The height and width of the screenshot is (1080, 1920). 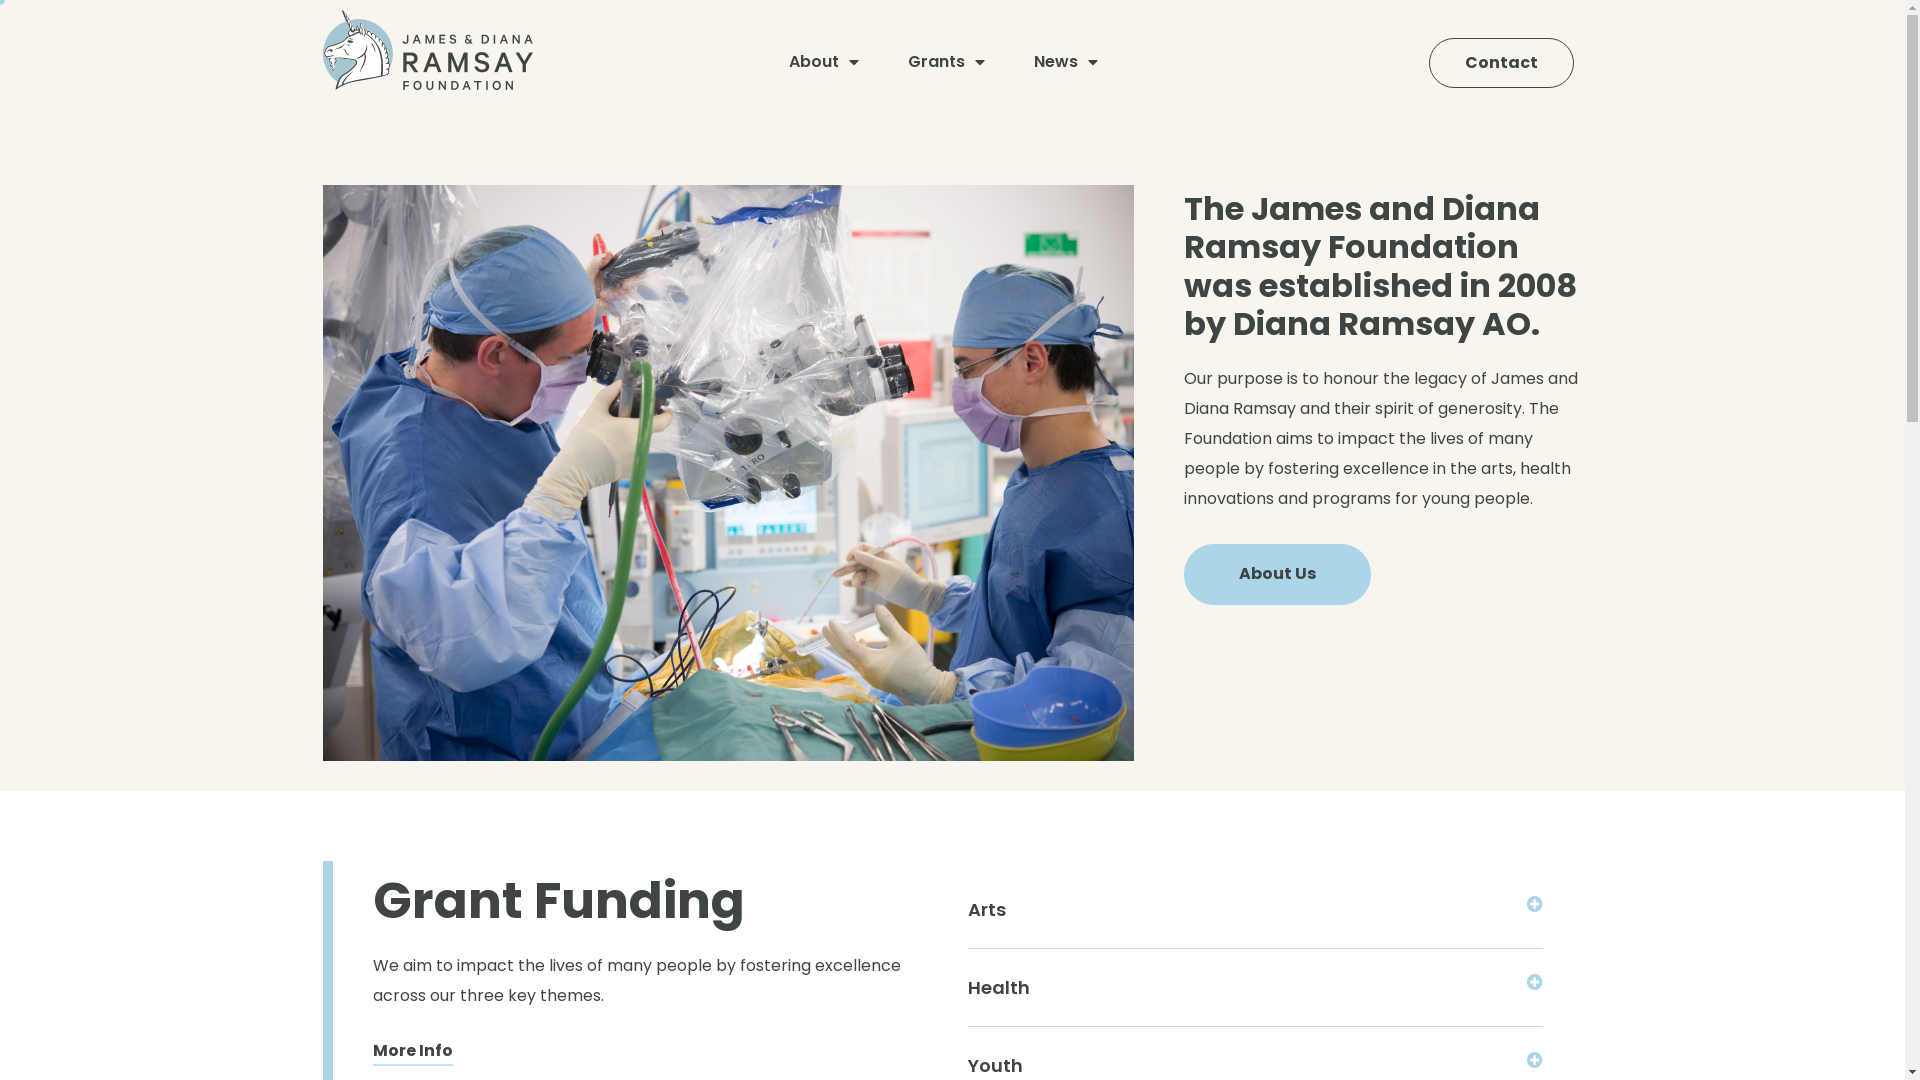 What do you see at coordinates (1276, 574) in the screenshot?
I see `'About Us'` at bounding box center [1276, 574].